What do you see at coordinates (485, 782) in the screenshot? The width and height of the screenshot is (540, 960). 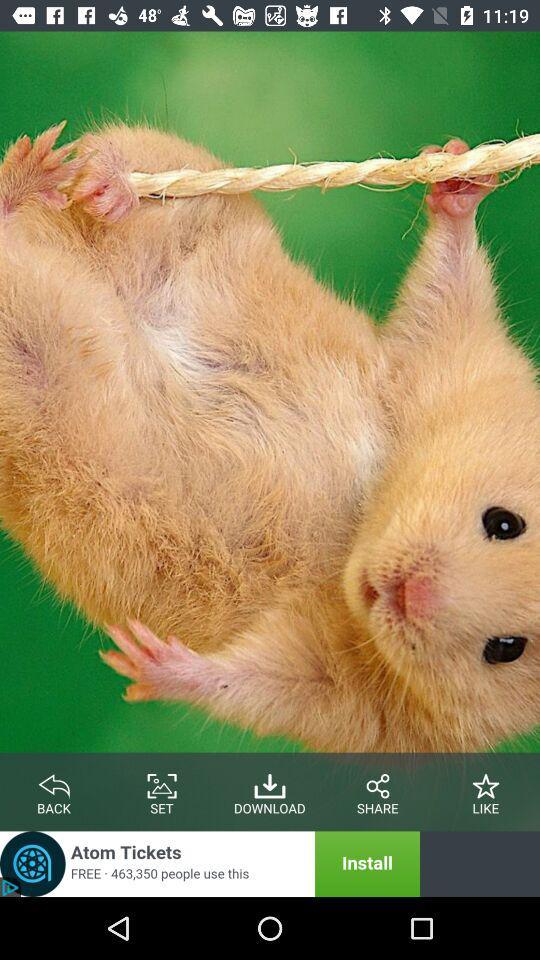 I see `like` at bounding box center [485, 782].